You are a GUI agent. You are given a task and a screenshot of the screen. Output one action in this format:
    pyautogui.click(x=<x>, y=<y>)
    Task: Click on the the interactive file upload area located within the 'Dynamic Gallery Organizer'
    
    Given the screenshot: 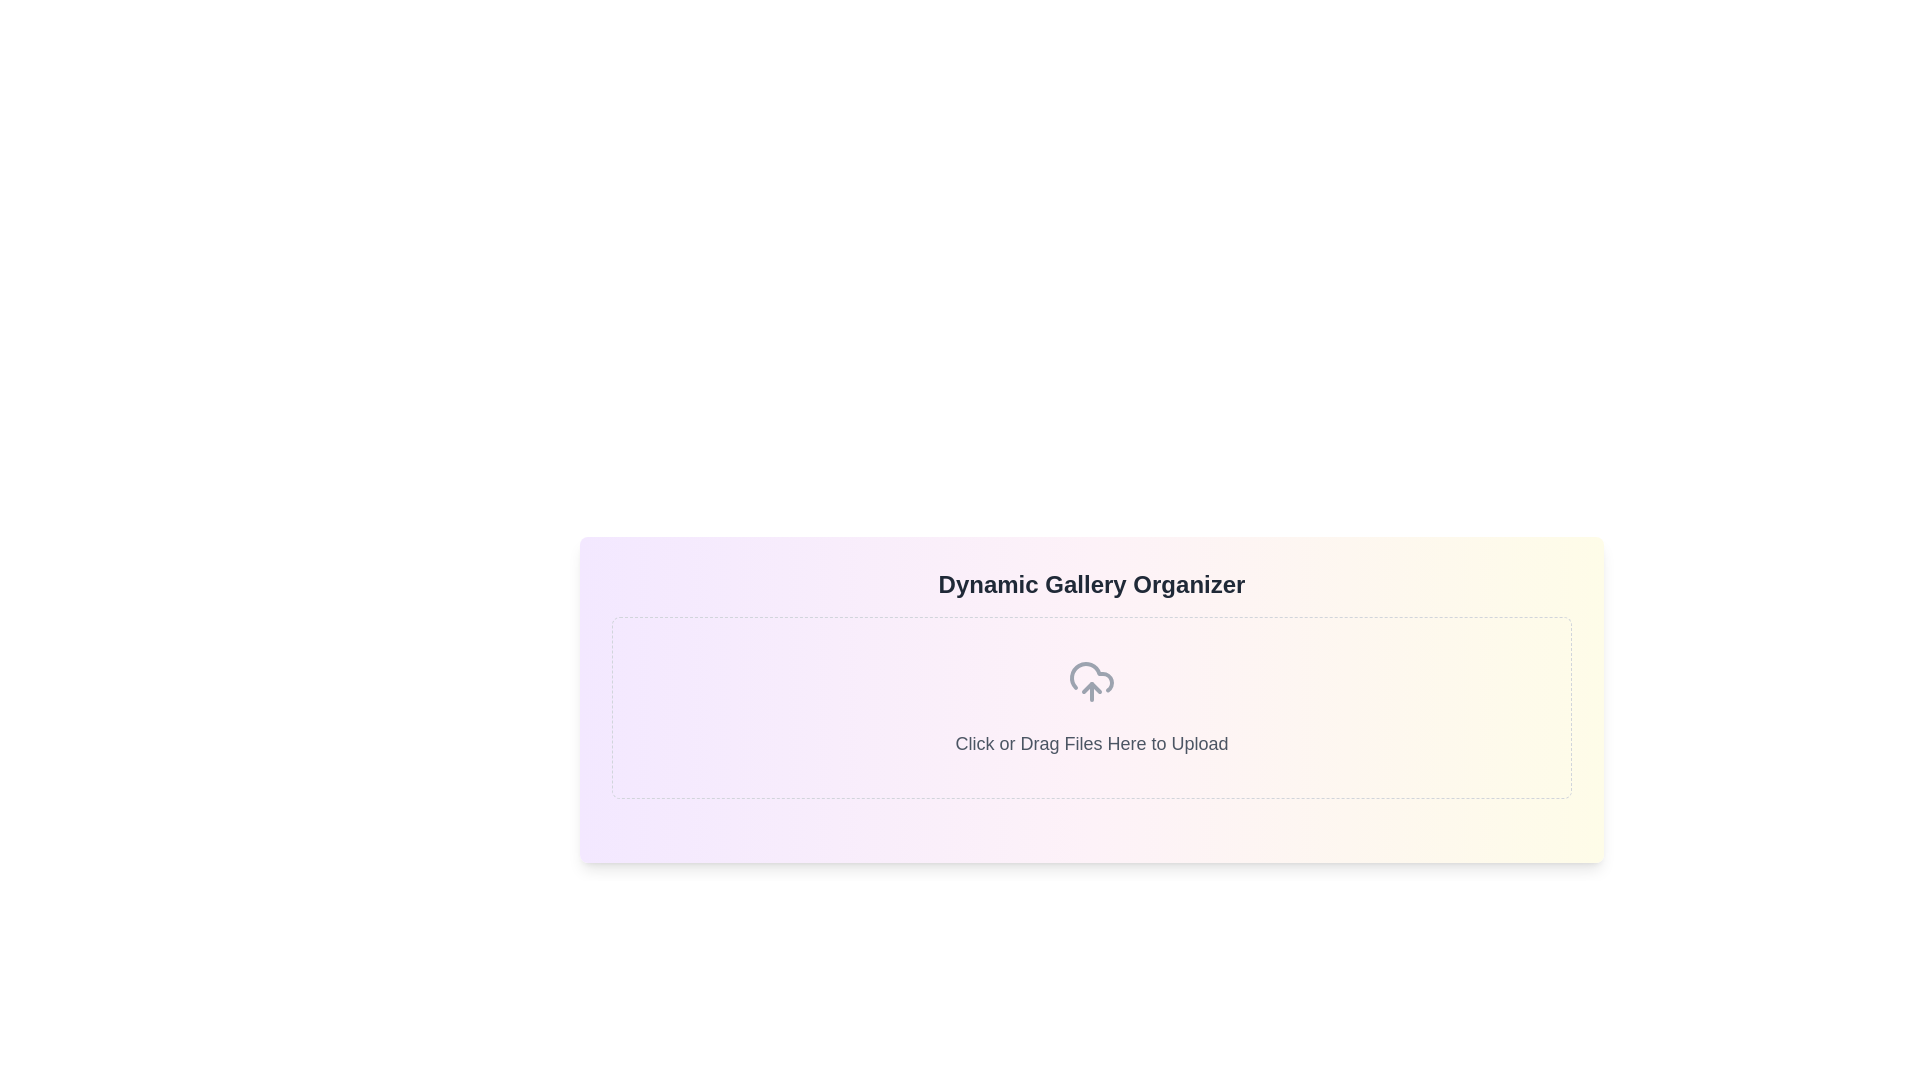 What is the action you would take?
    pyautogui.click(x=1090, y=707)
    